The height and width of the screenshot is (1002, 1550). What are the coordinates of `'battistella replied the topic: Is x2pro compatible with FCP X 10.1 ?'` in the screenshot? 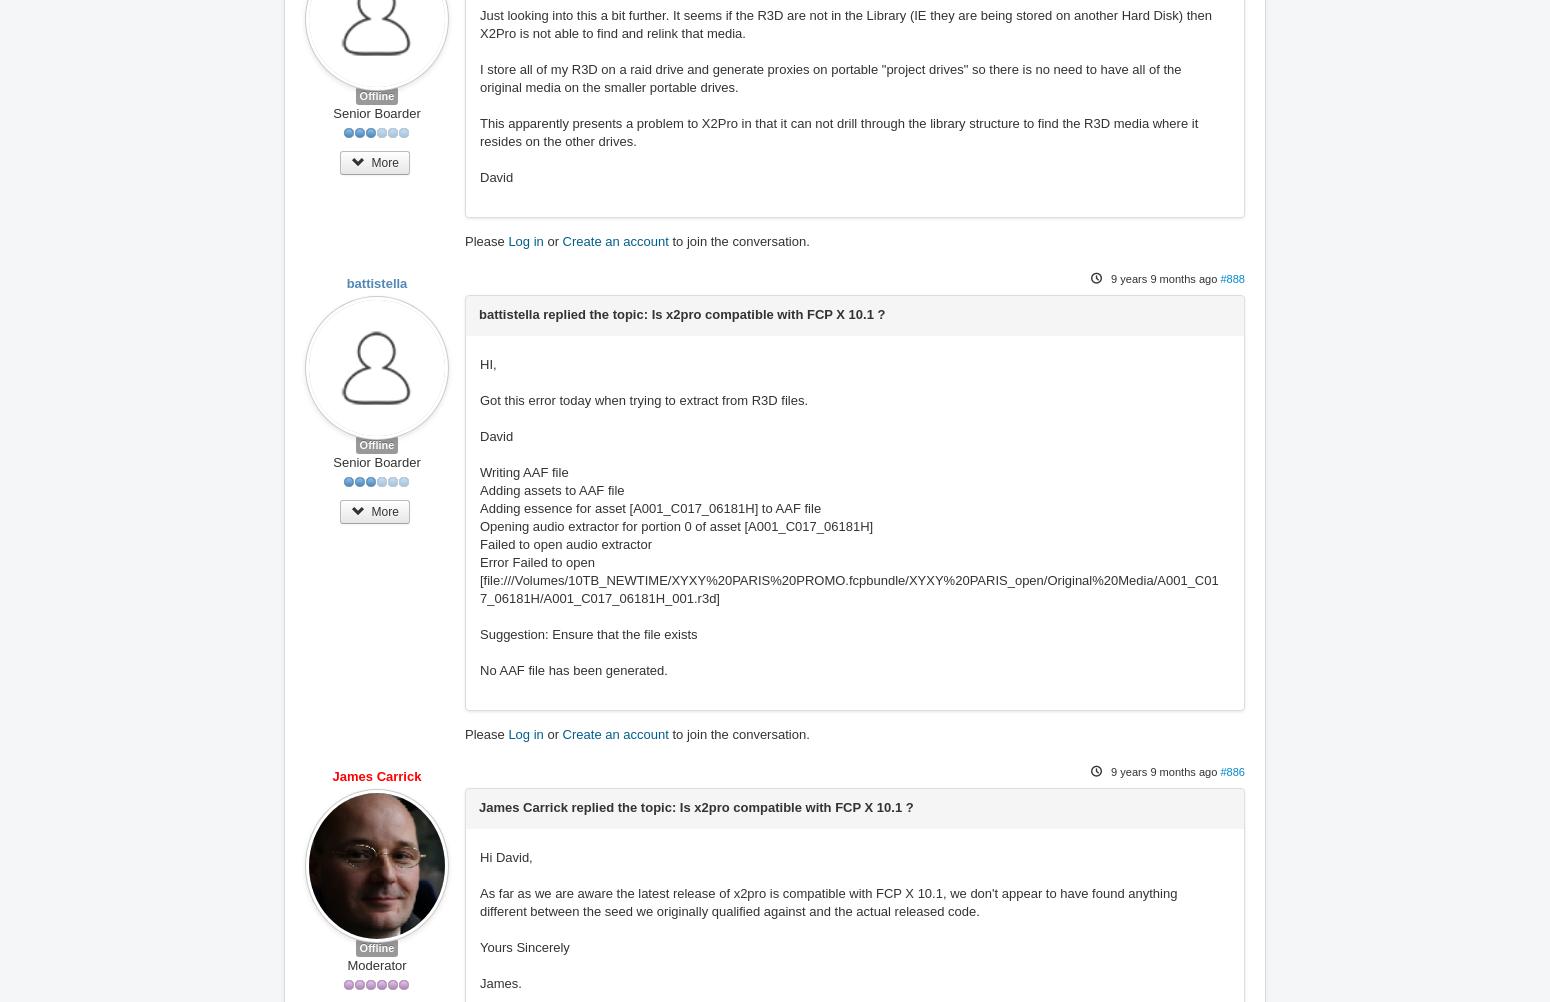 It's located at (681, 313).